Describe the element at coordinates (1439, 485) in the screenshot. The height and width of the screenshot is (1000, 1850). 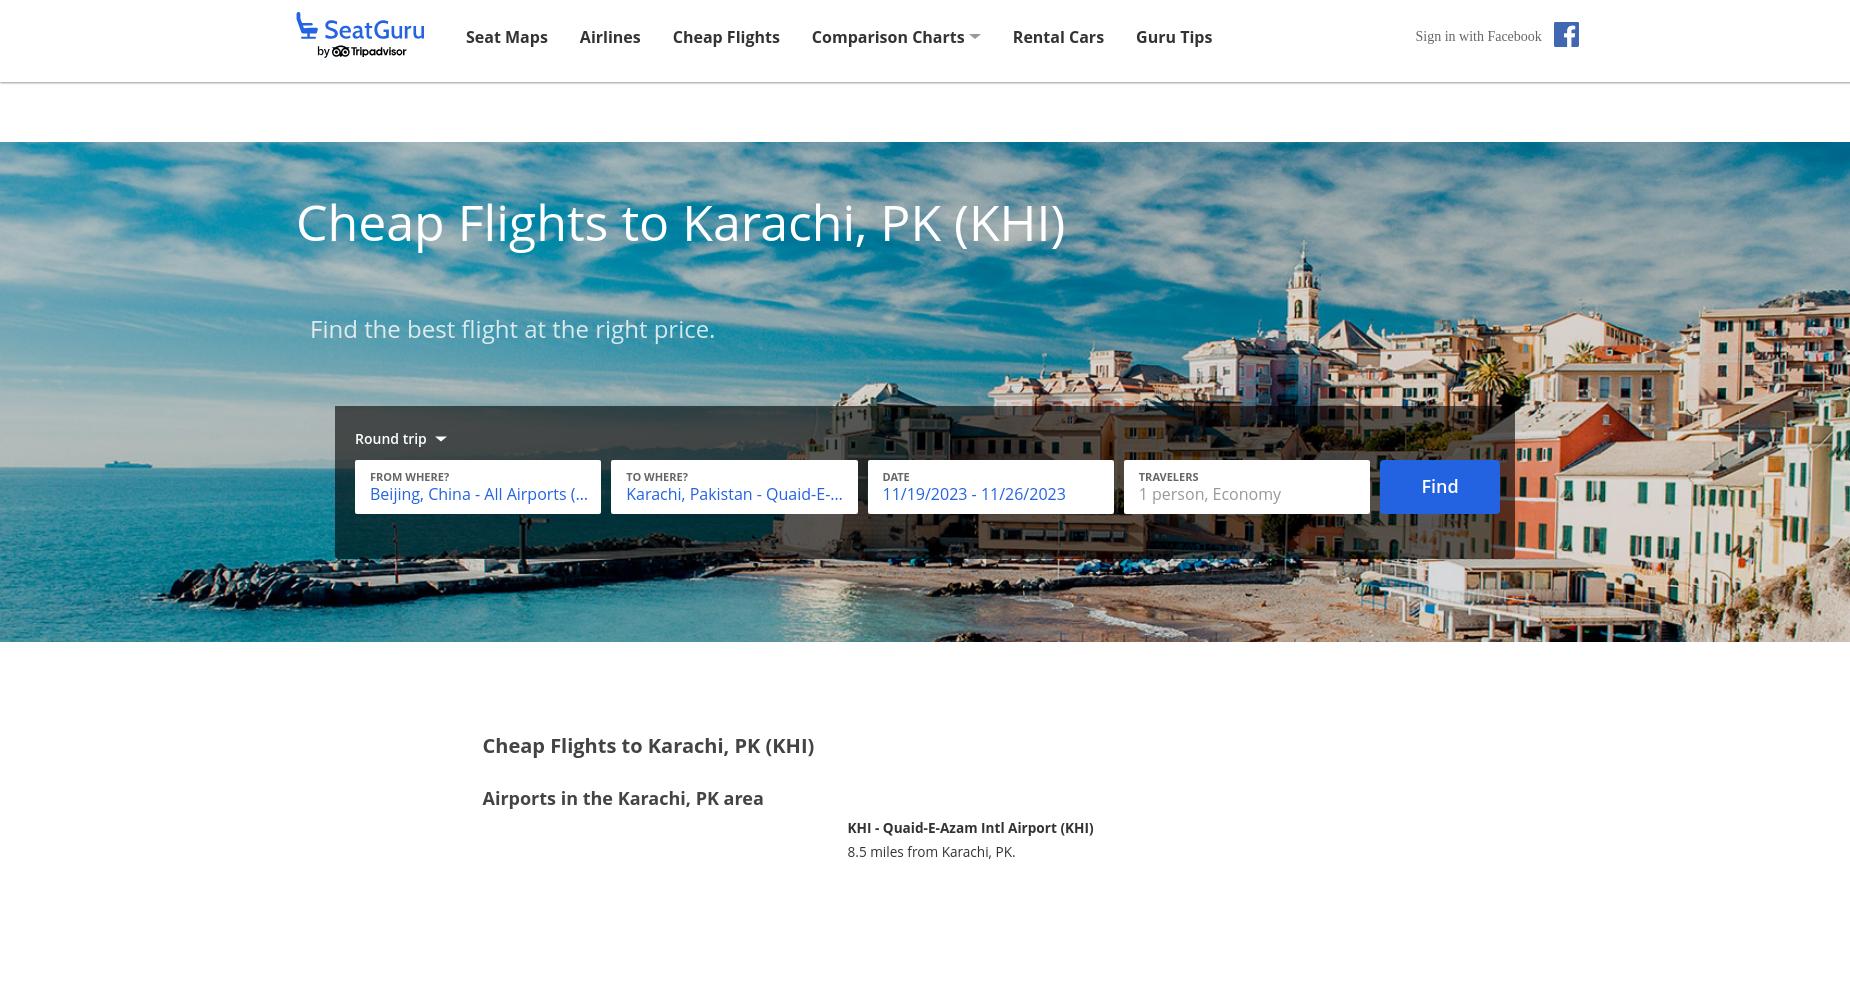
I see `'Find'` at that location.